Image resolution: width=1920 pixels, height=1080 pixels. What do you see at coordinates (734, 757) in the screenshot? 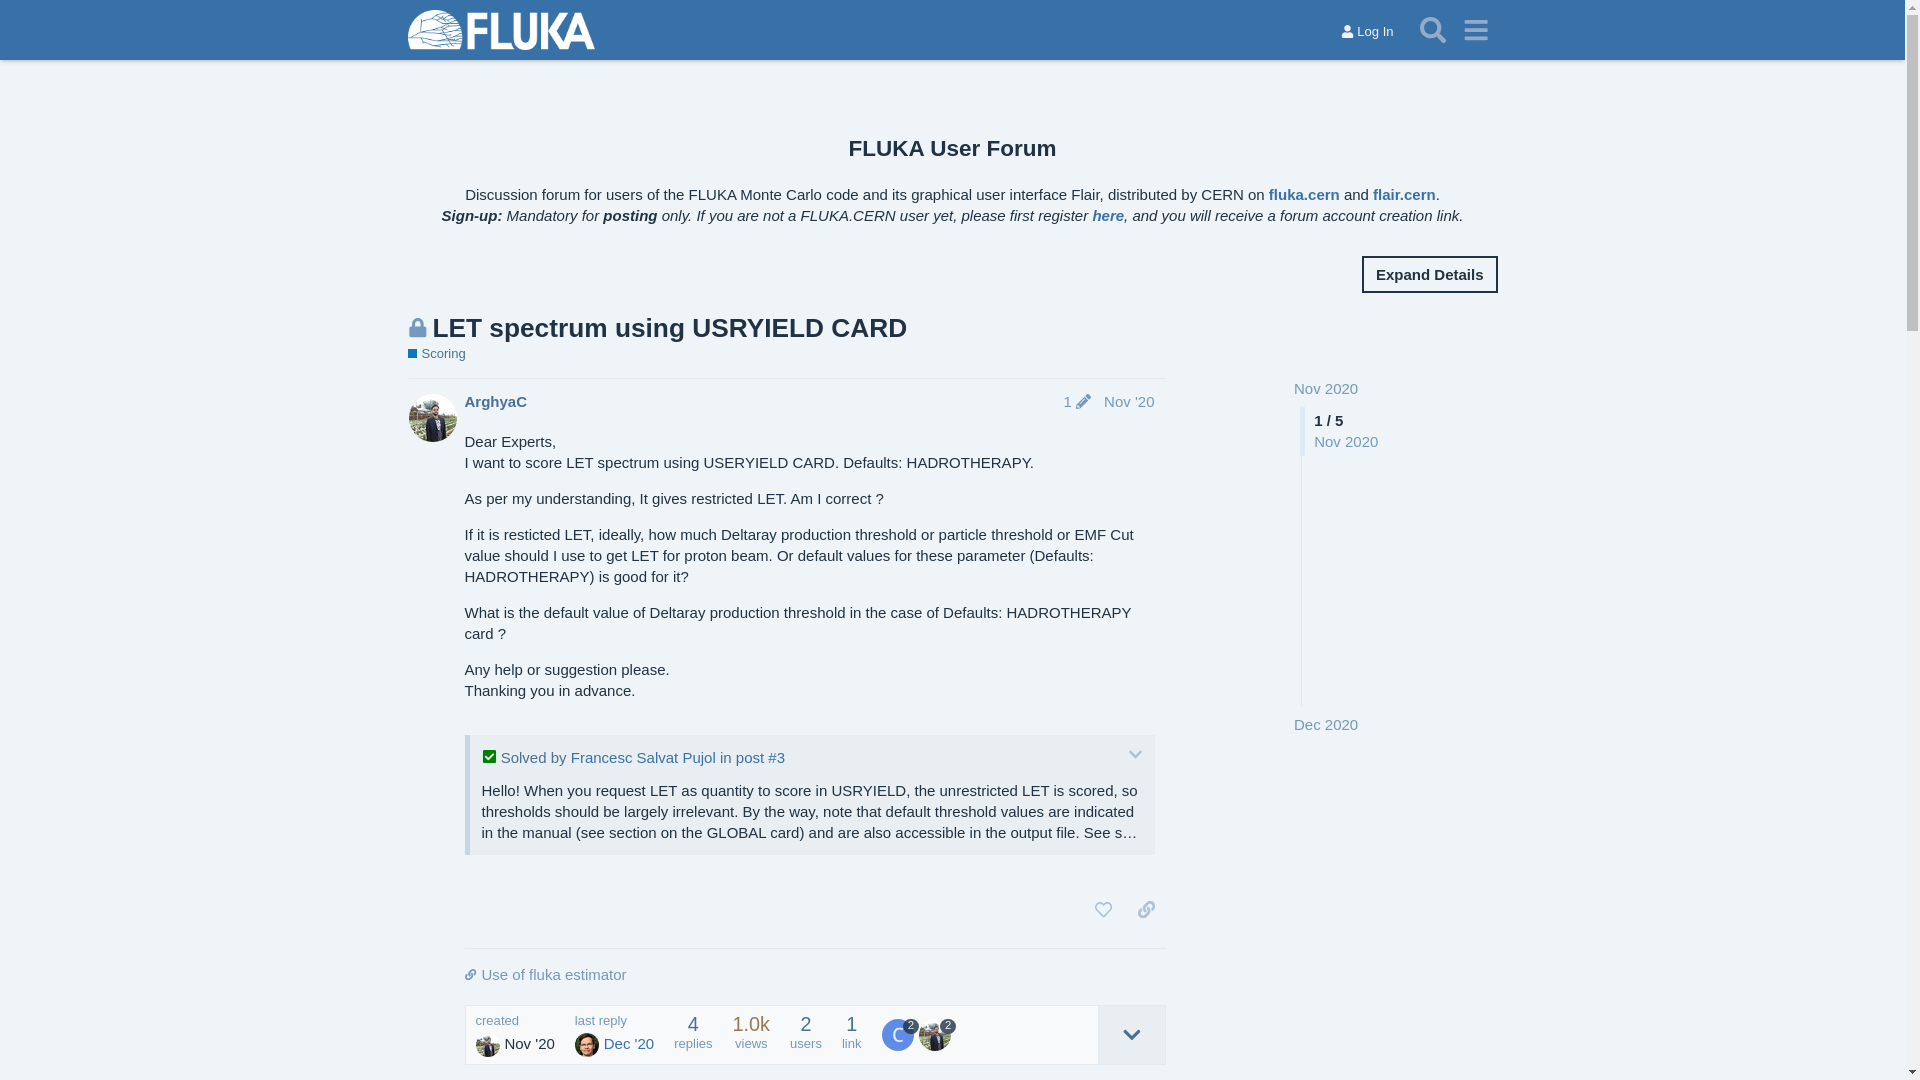
I see `'post #3'` at bounding box center [734, 757].